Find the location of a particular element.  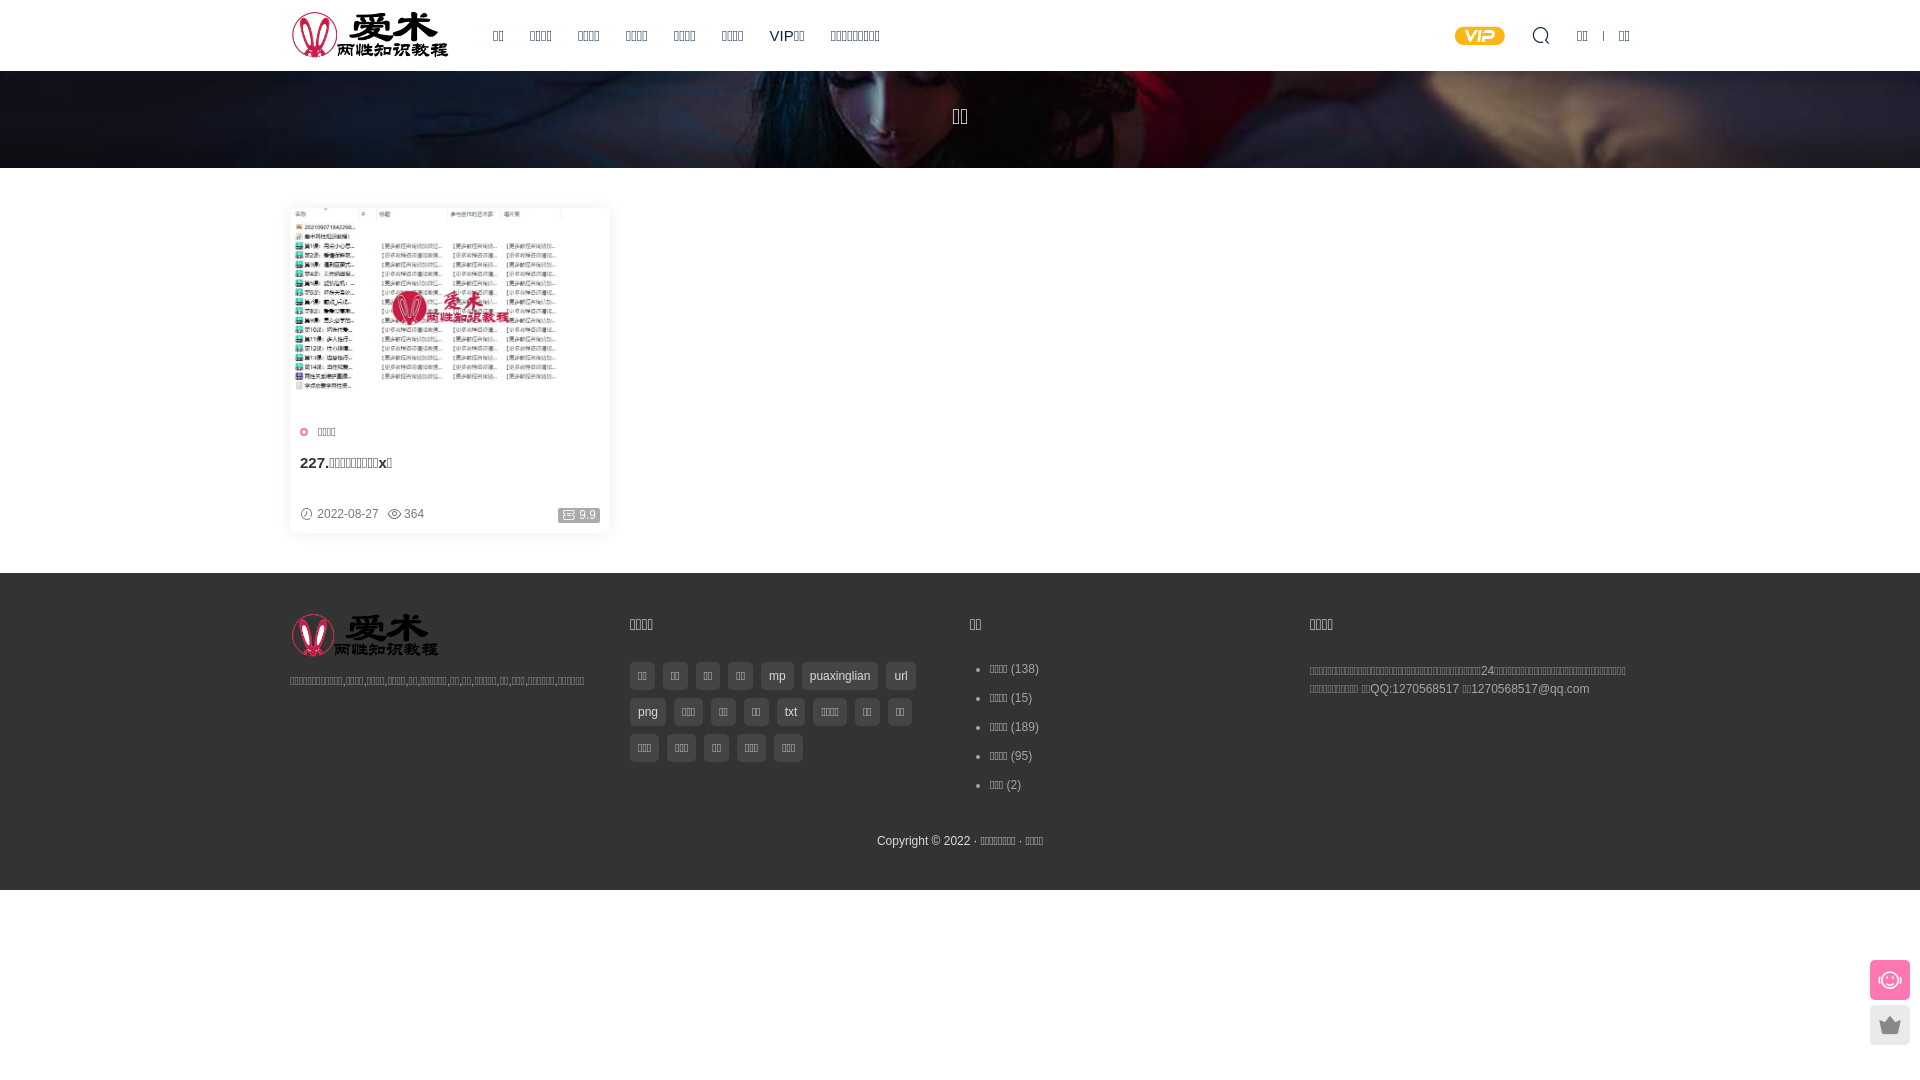

'url' is located at coordinates (899, 675).